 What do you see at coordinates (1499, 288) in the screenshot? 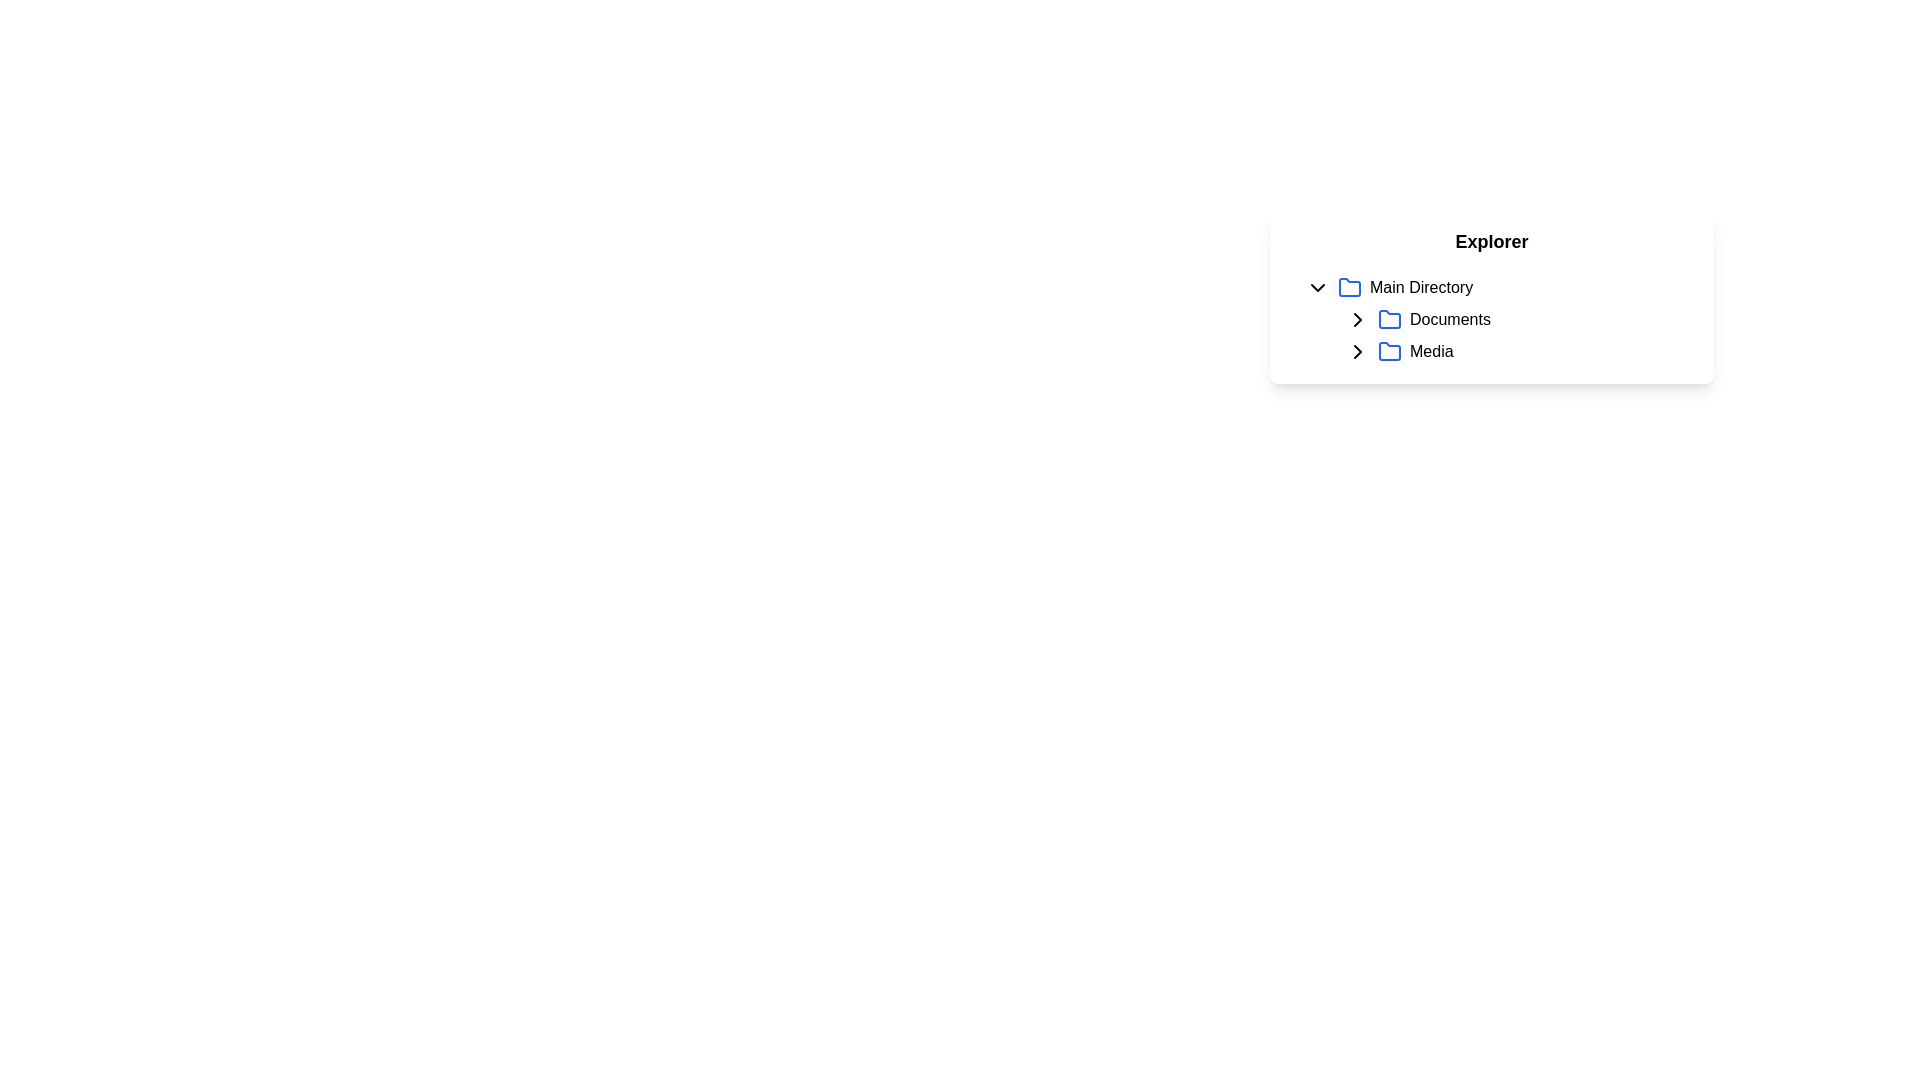
I see `the 'Main Directory' collapsible list item` at bounding box center [1499, 288].